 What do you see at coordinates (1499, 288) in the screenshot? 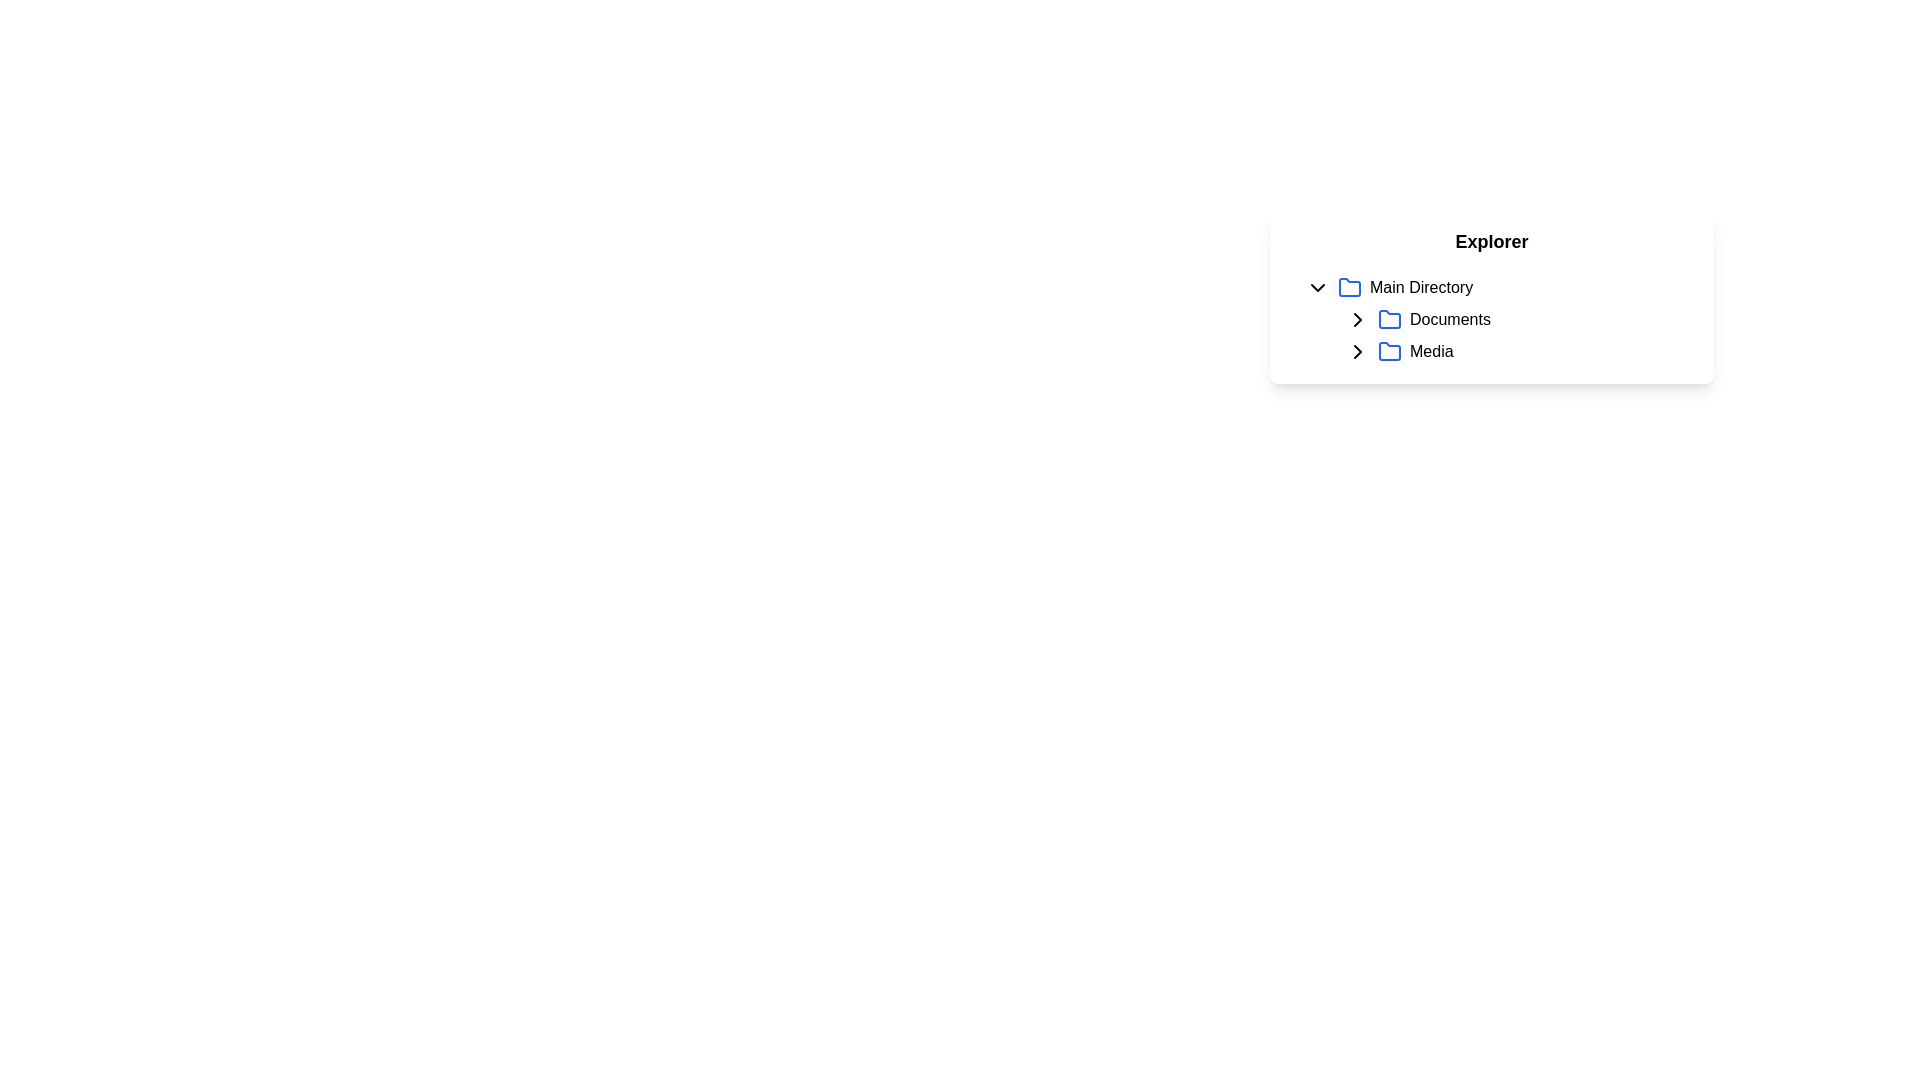
I see `the 'Main Directory' collapsible list item` at bounding box center [1499, 288].